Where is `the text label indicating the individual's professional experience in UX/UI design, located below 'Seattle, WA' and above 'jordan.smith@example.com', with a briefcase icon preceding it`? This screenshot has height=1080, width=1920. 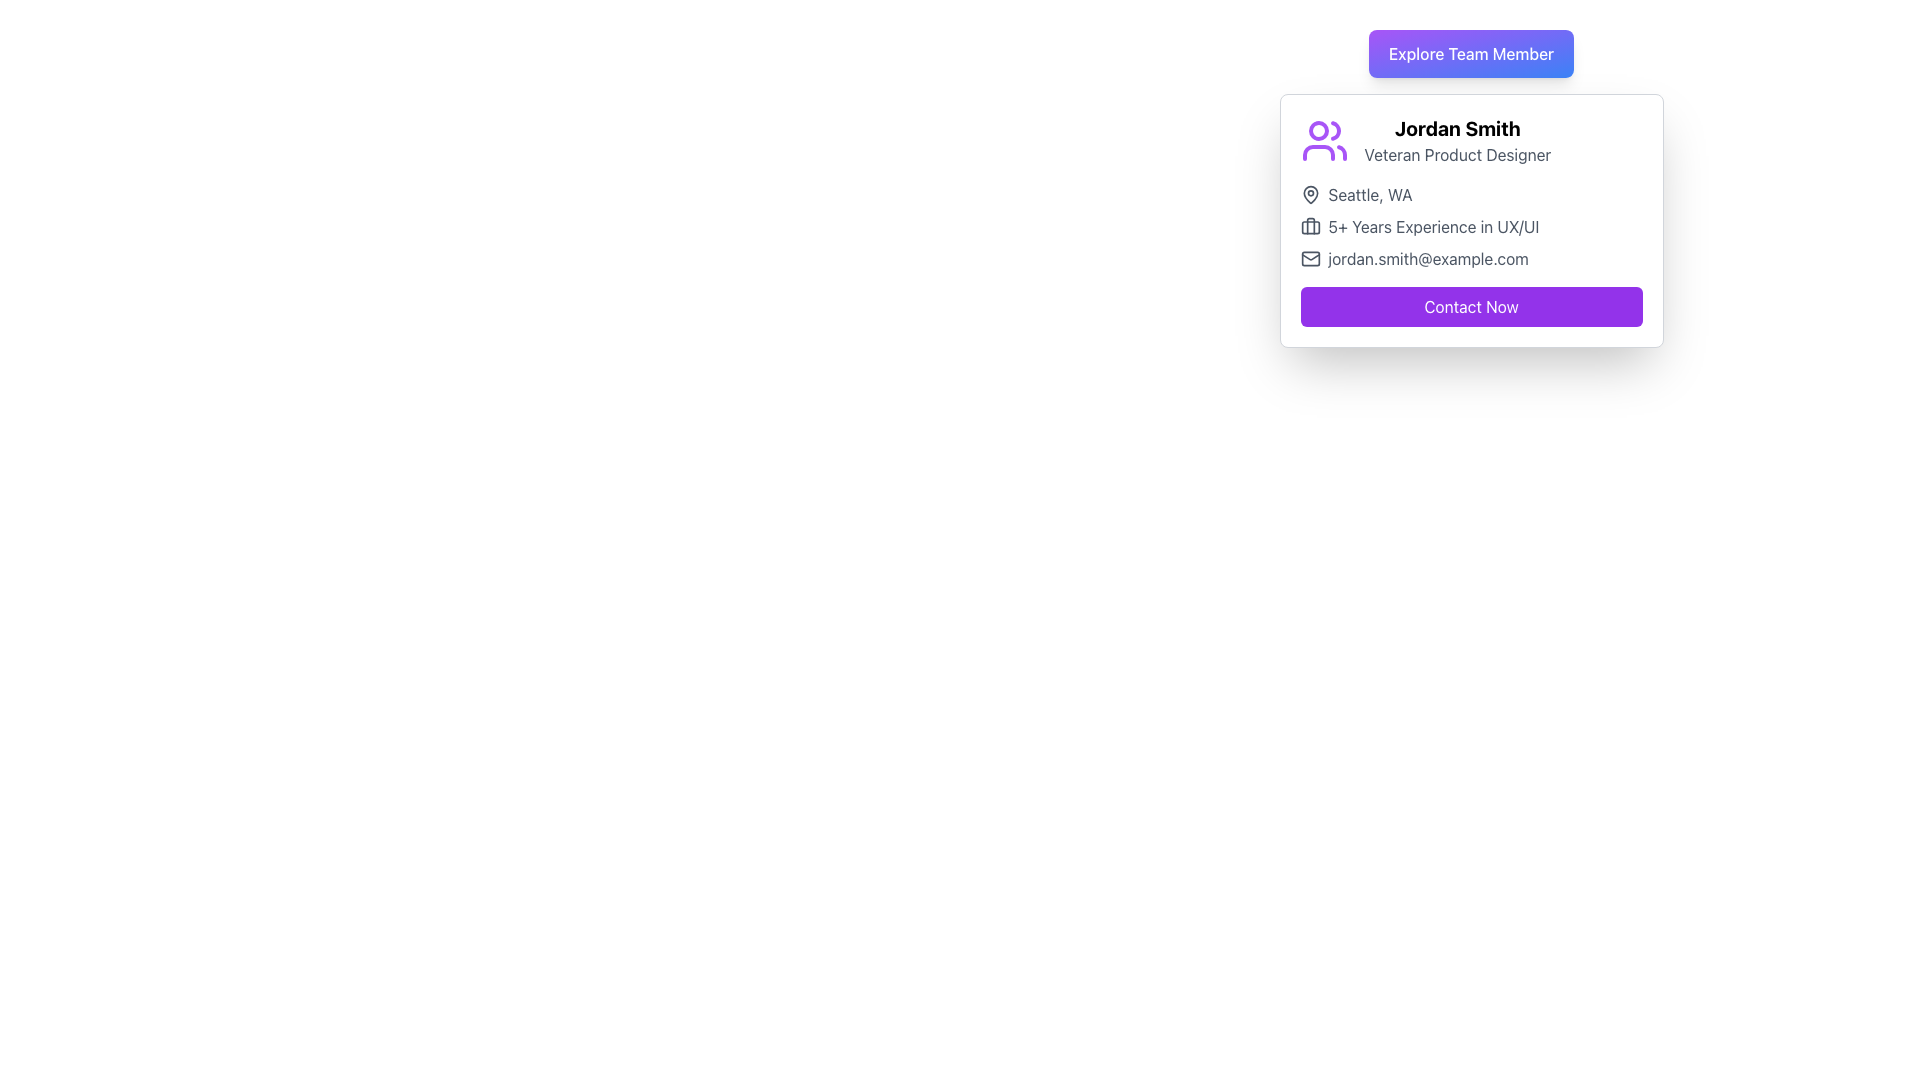 the text label indicating the individual's professional experience in UX/UI design, located below 'Seattle, WA' and above 'jordan.smith@example.com', with a briefcase icon preceding it is located at coordinates (1471, 226).